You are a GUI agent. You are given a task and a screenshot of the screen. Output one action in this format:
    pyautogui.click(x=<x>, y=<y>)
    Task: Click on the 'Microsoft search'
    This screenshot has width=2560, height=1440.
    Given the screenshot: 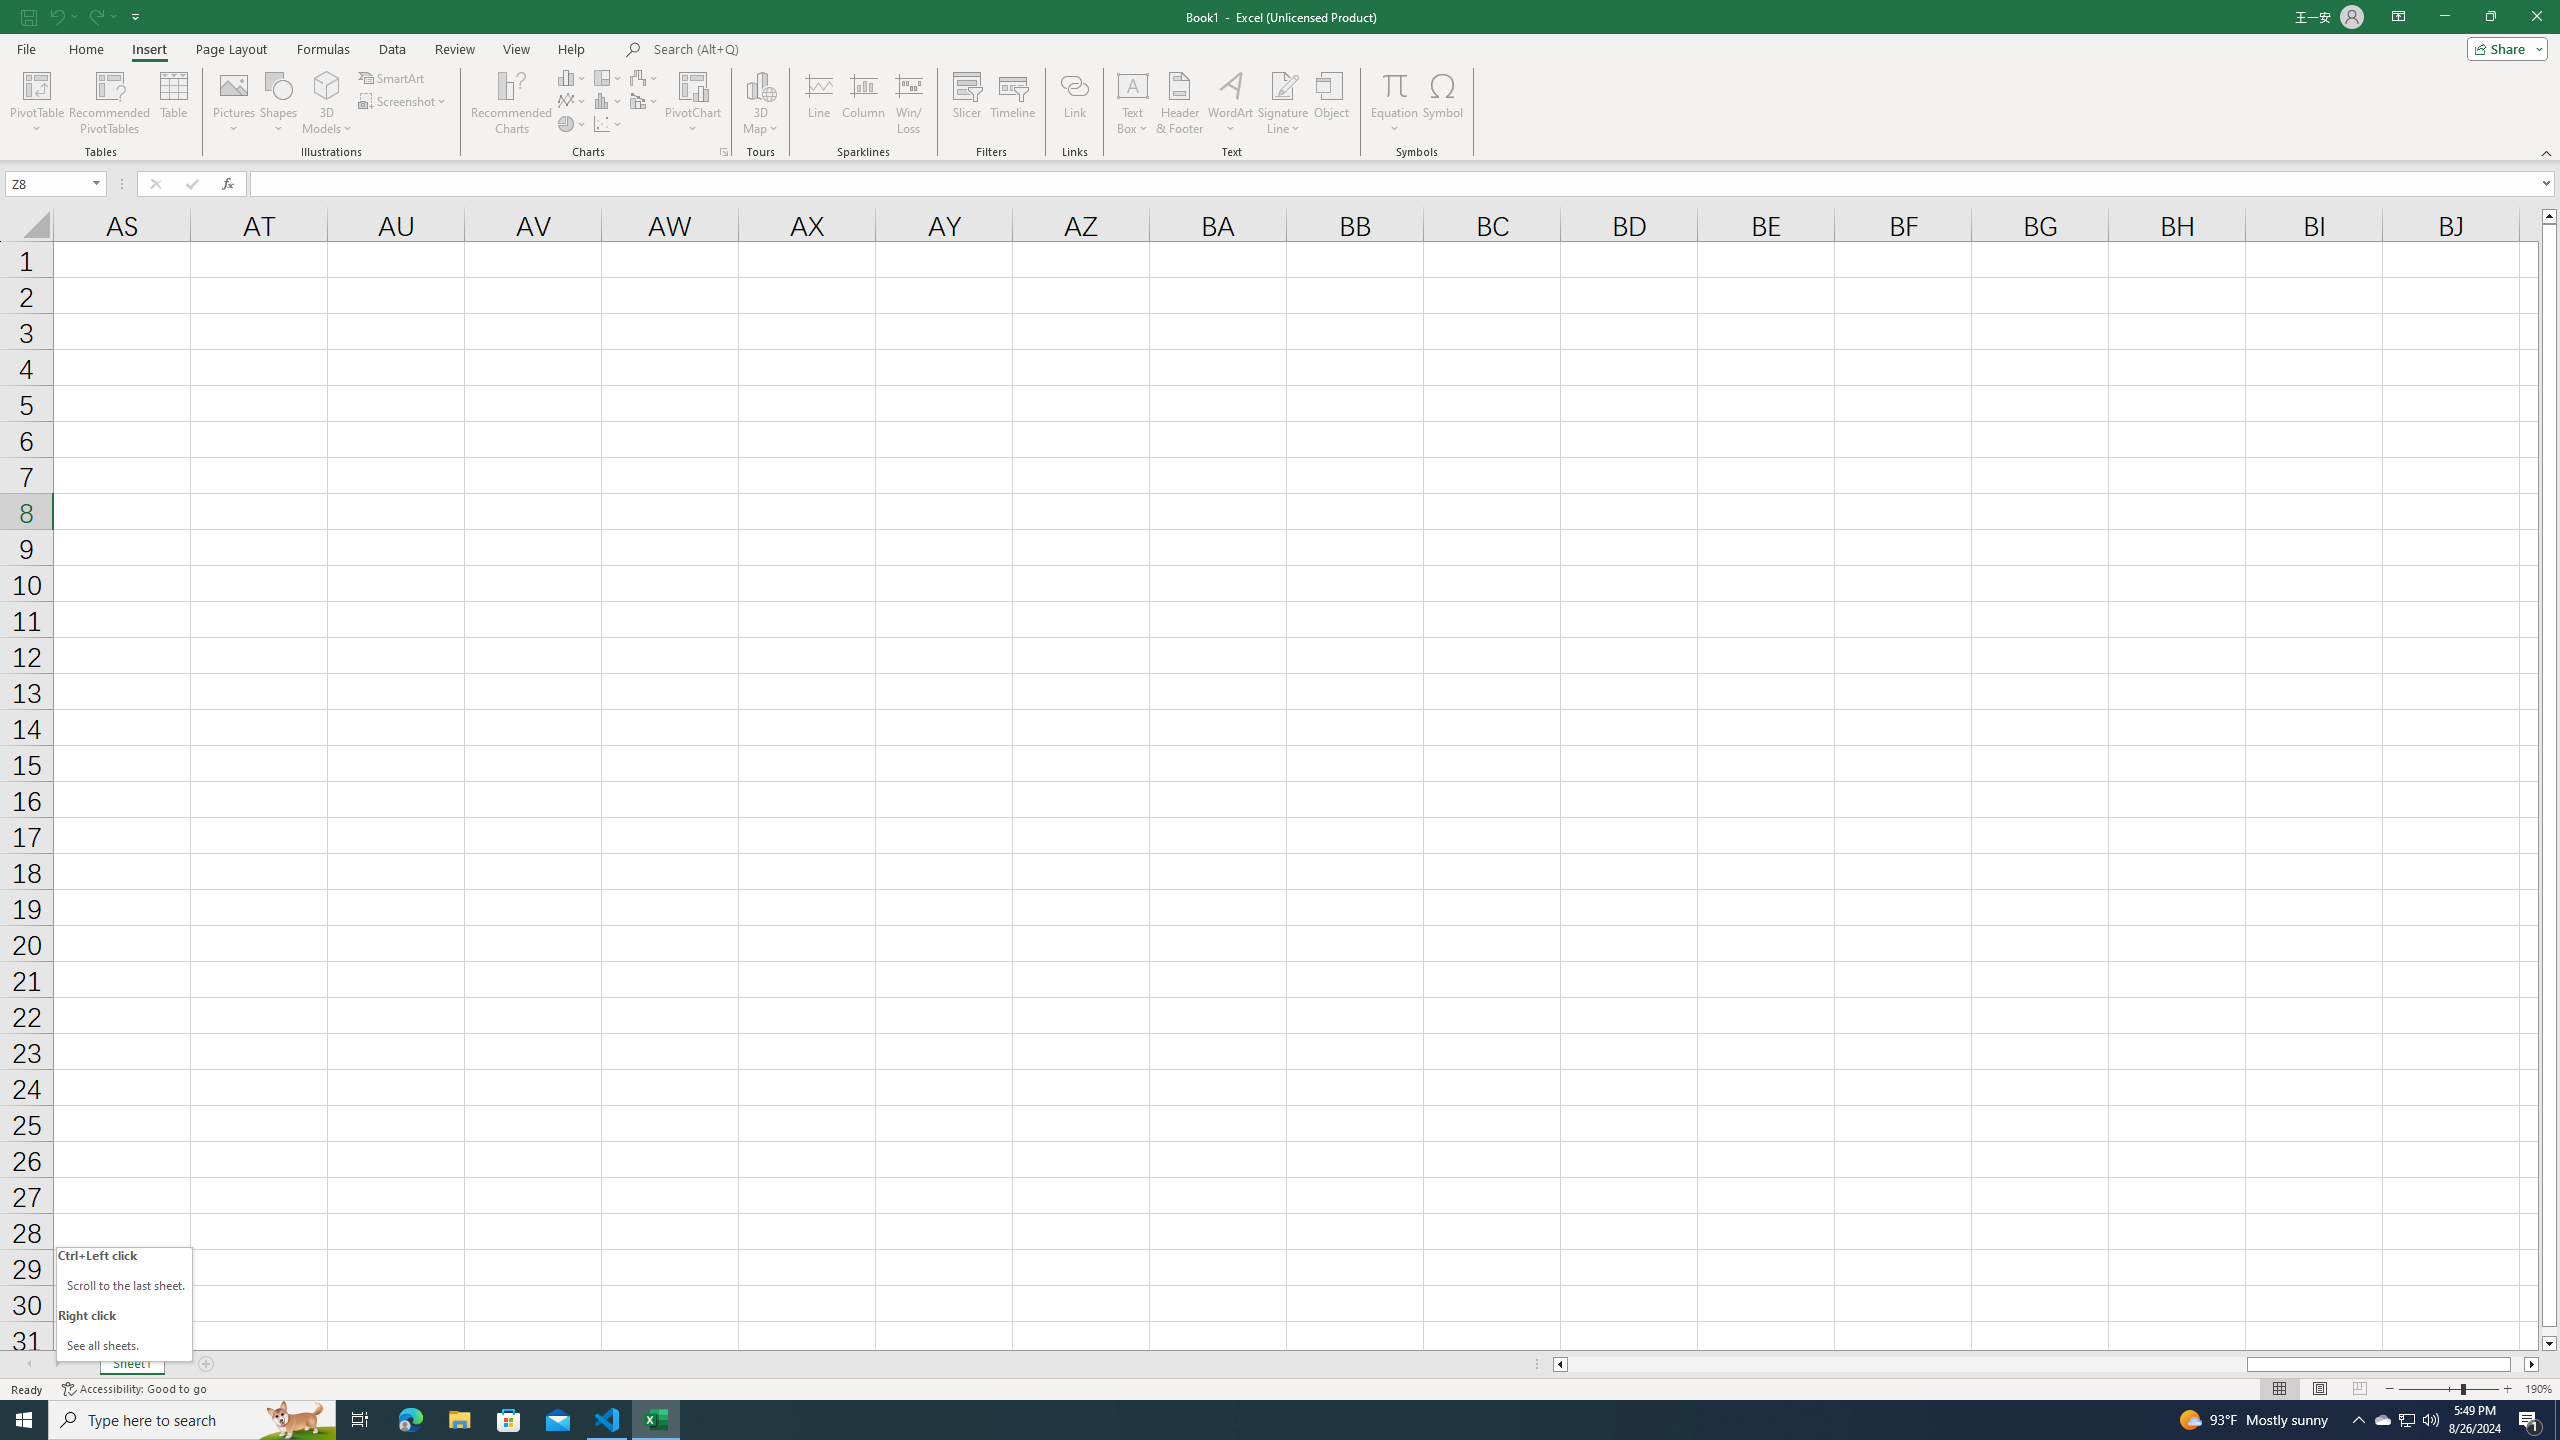 What is the action you would take?
    pyautogui.click(x=791, y=49)
    